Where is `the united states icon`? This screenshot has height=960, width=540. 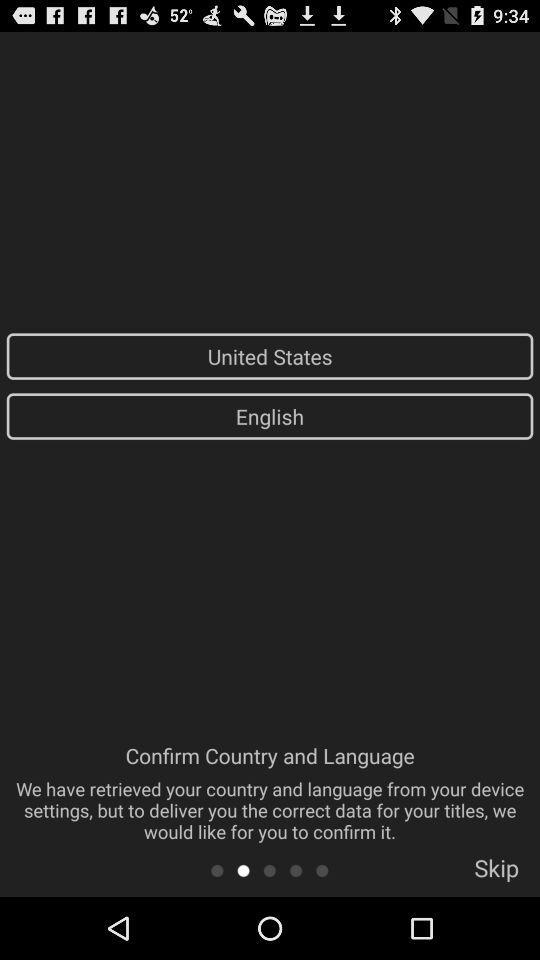 the united states icon is located at coordinates (270, 356).